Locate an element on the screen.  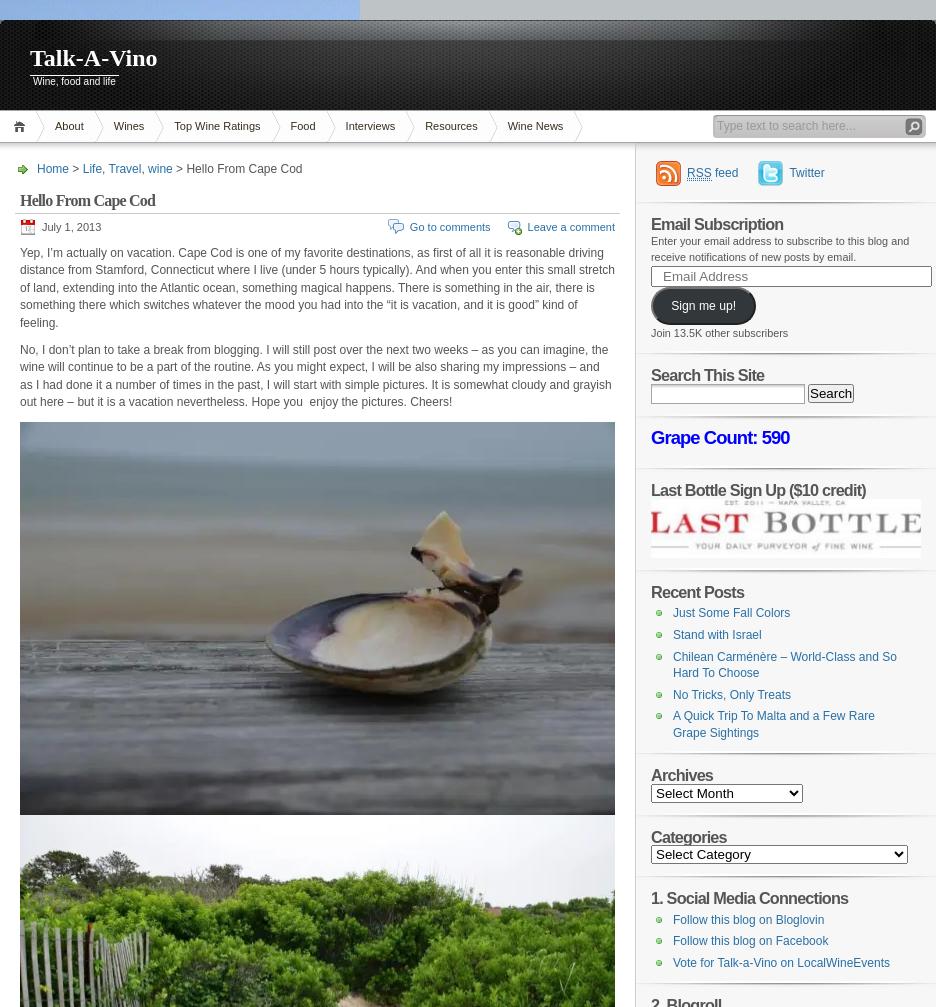
'Grape Count:  590' is located at coordinates (718, 436).